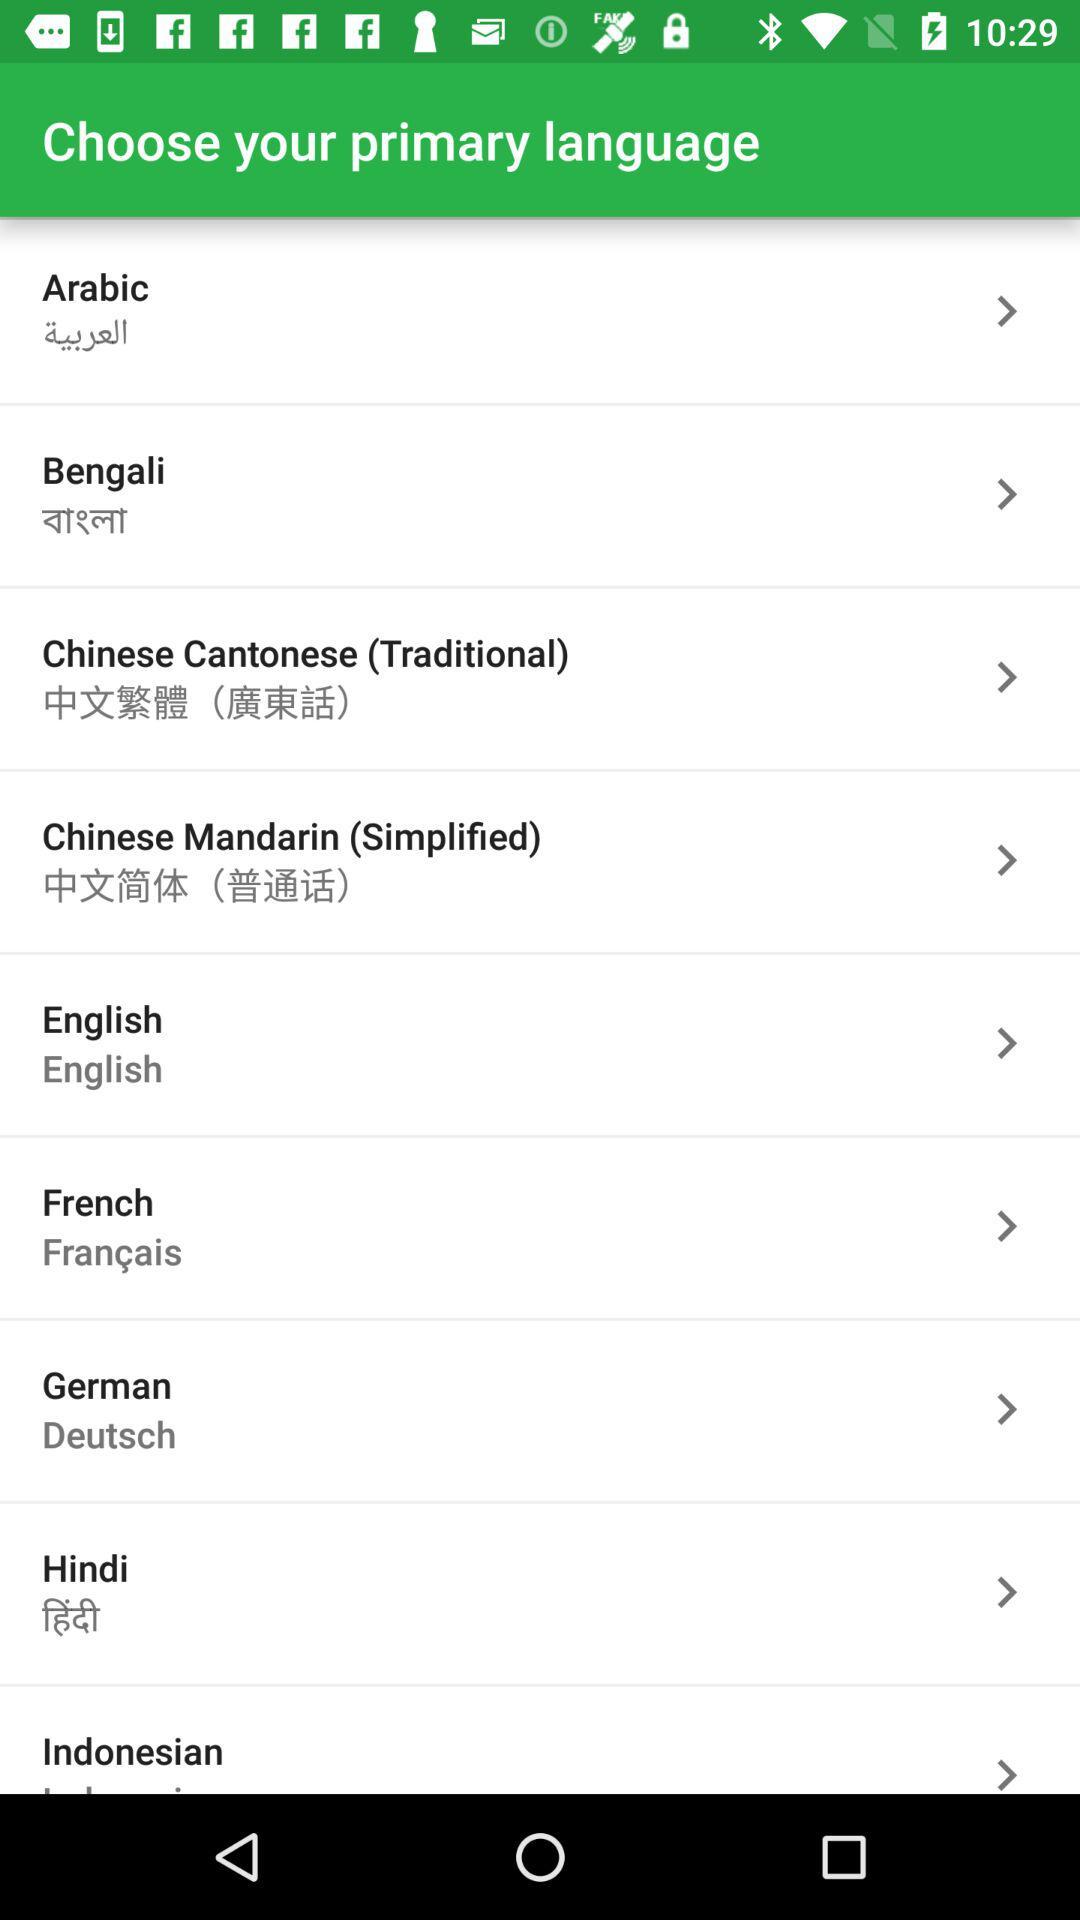 The width and height of the screenshot is (1080, 1920). I want to click on pick this language, so click(1017, 677).